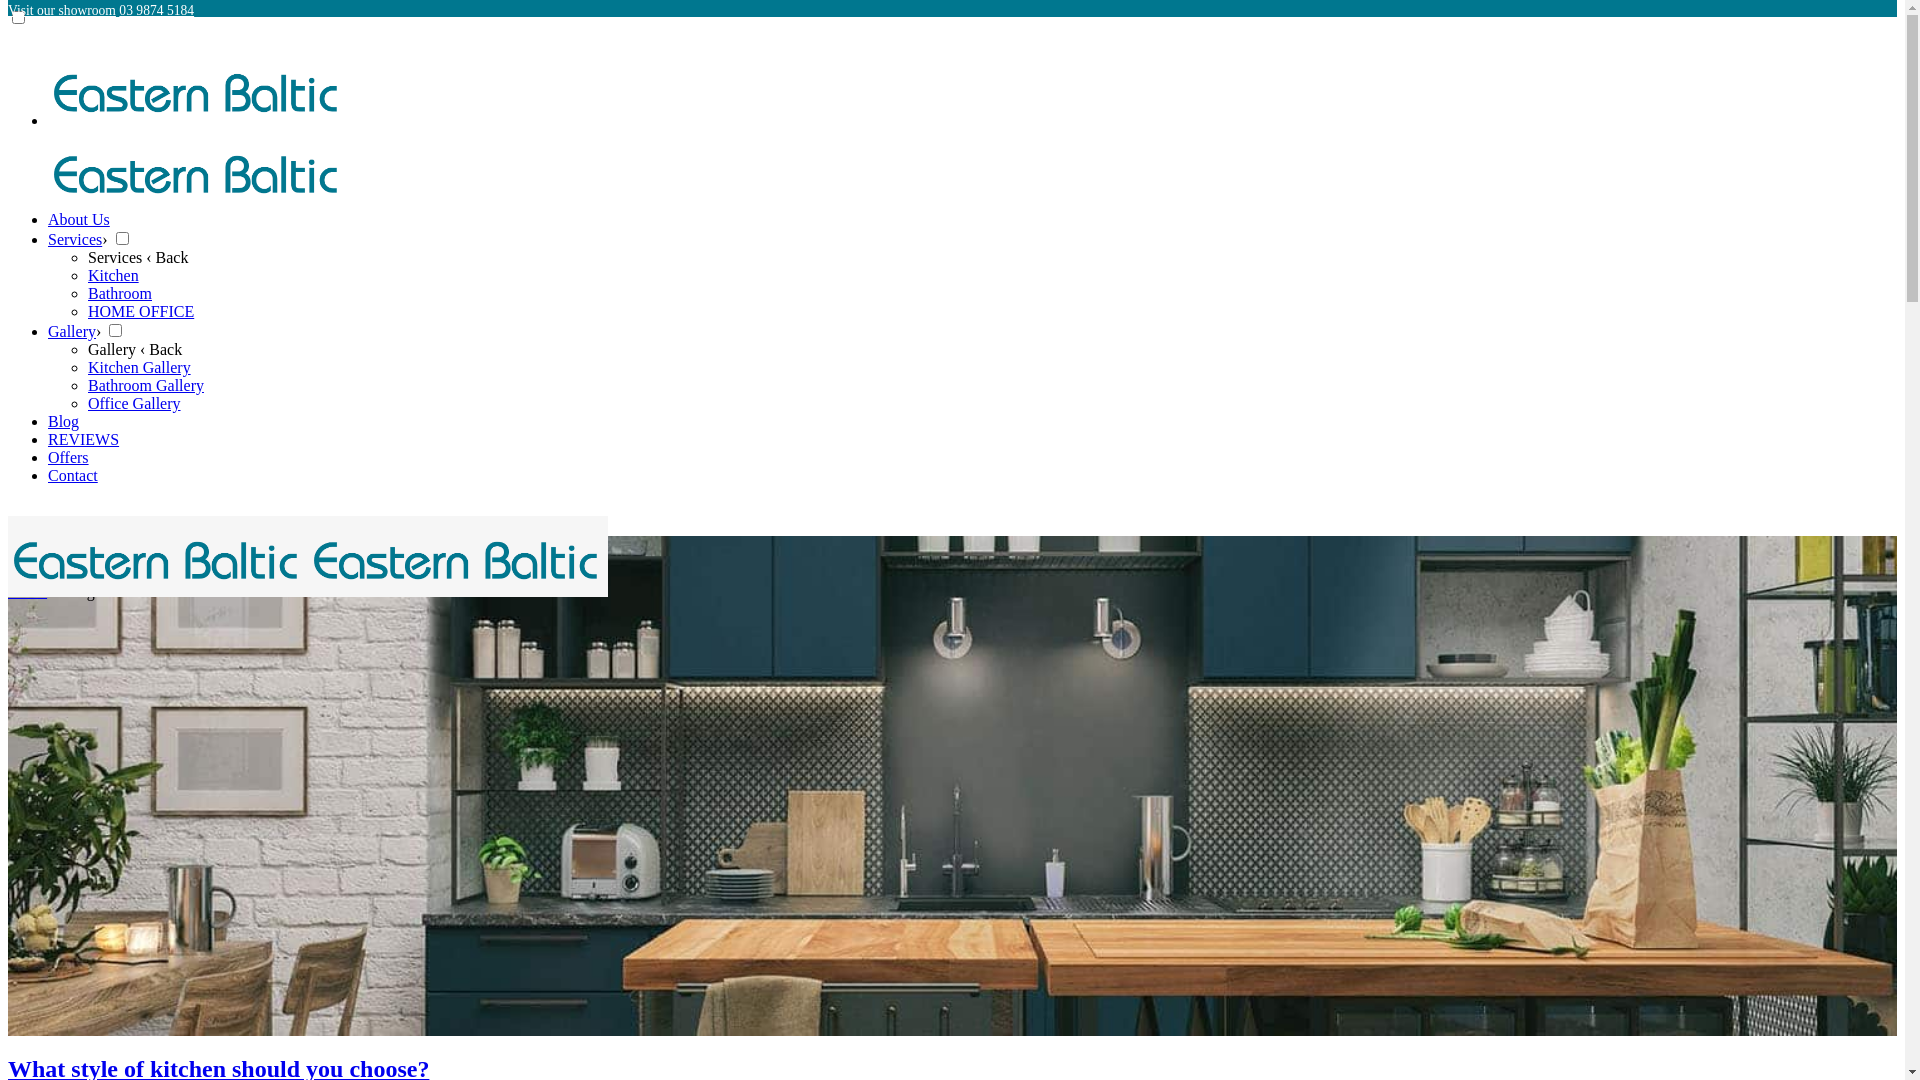  Describe the element at coordinates (63, 420) in the screenshot. I see `'Blog'` at that location.